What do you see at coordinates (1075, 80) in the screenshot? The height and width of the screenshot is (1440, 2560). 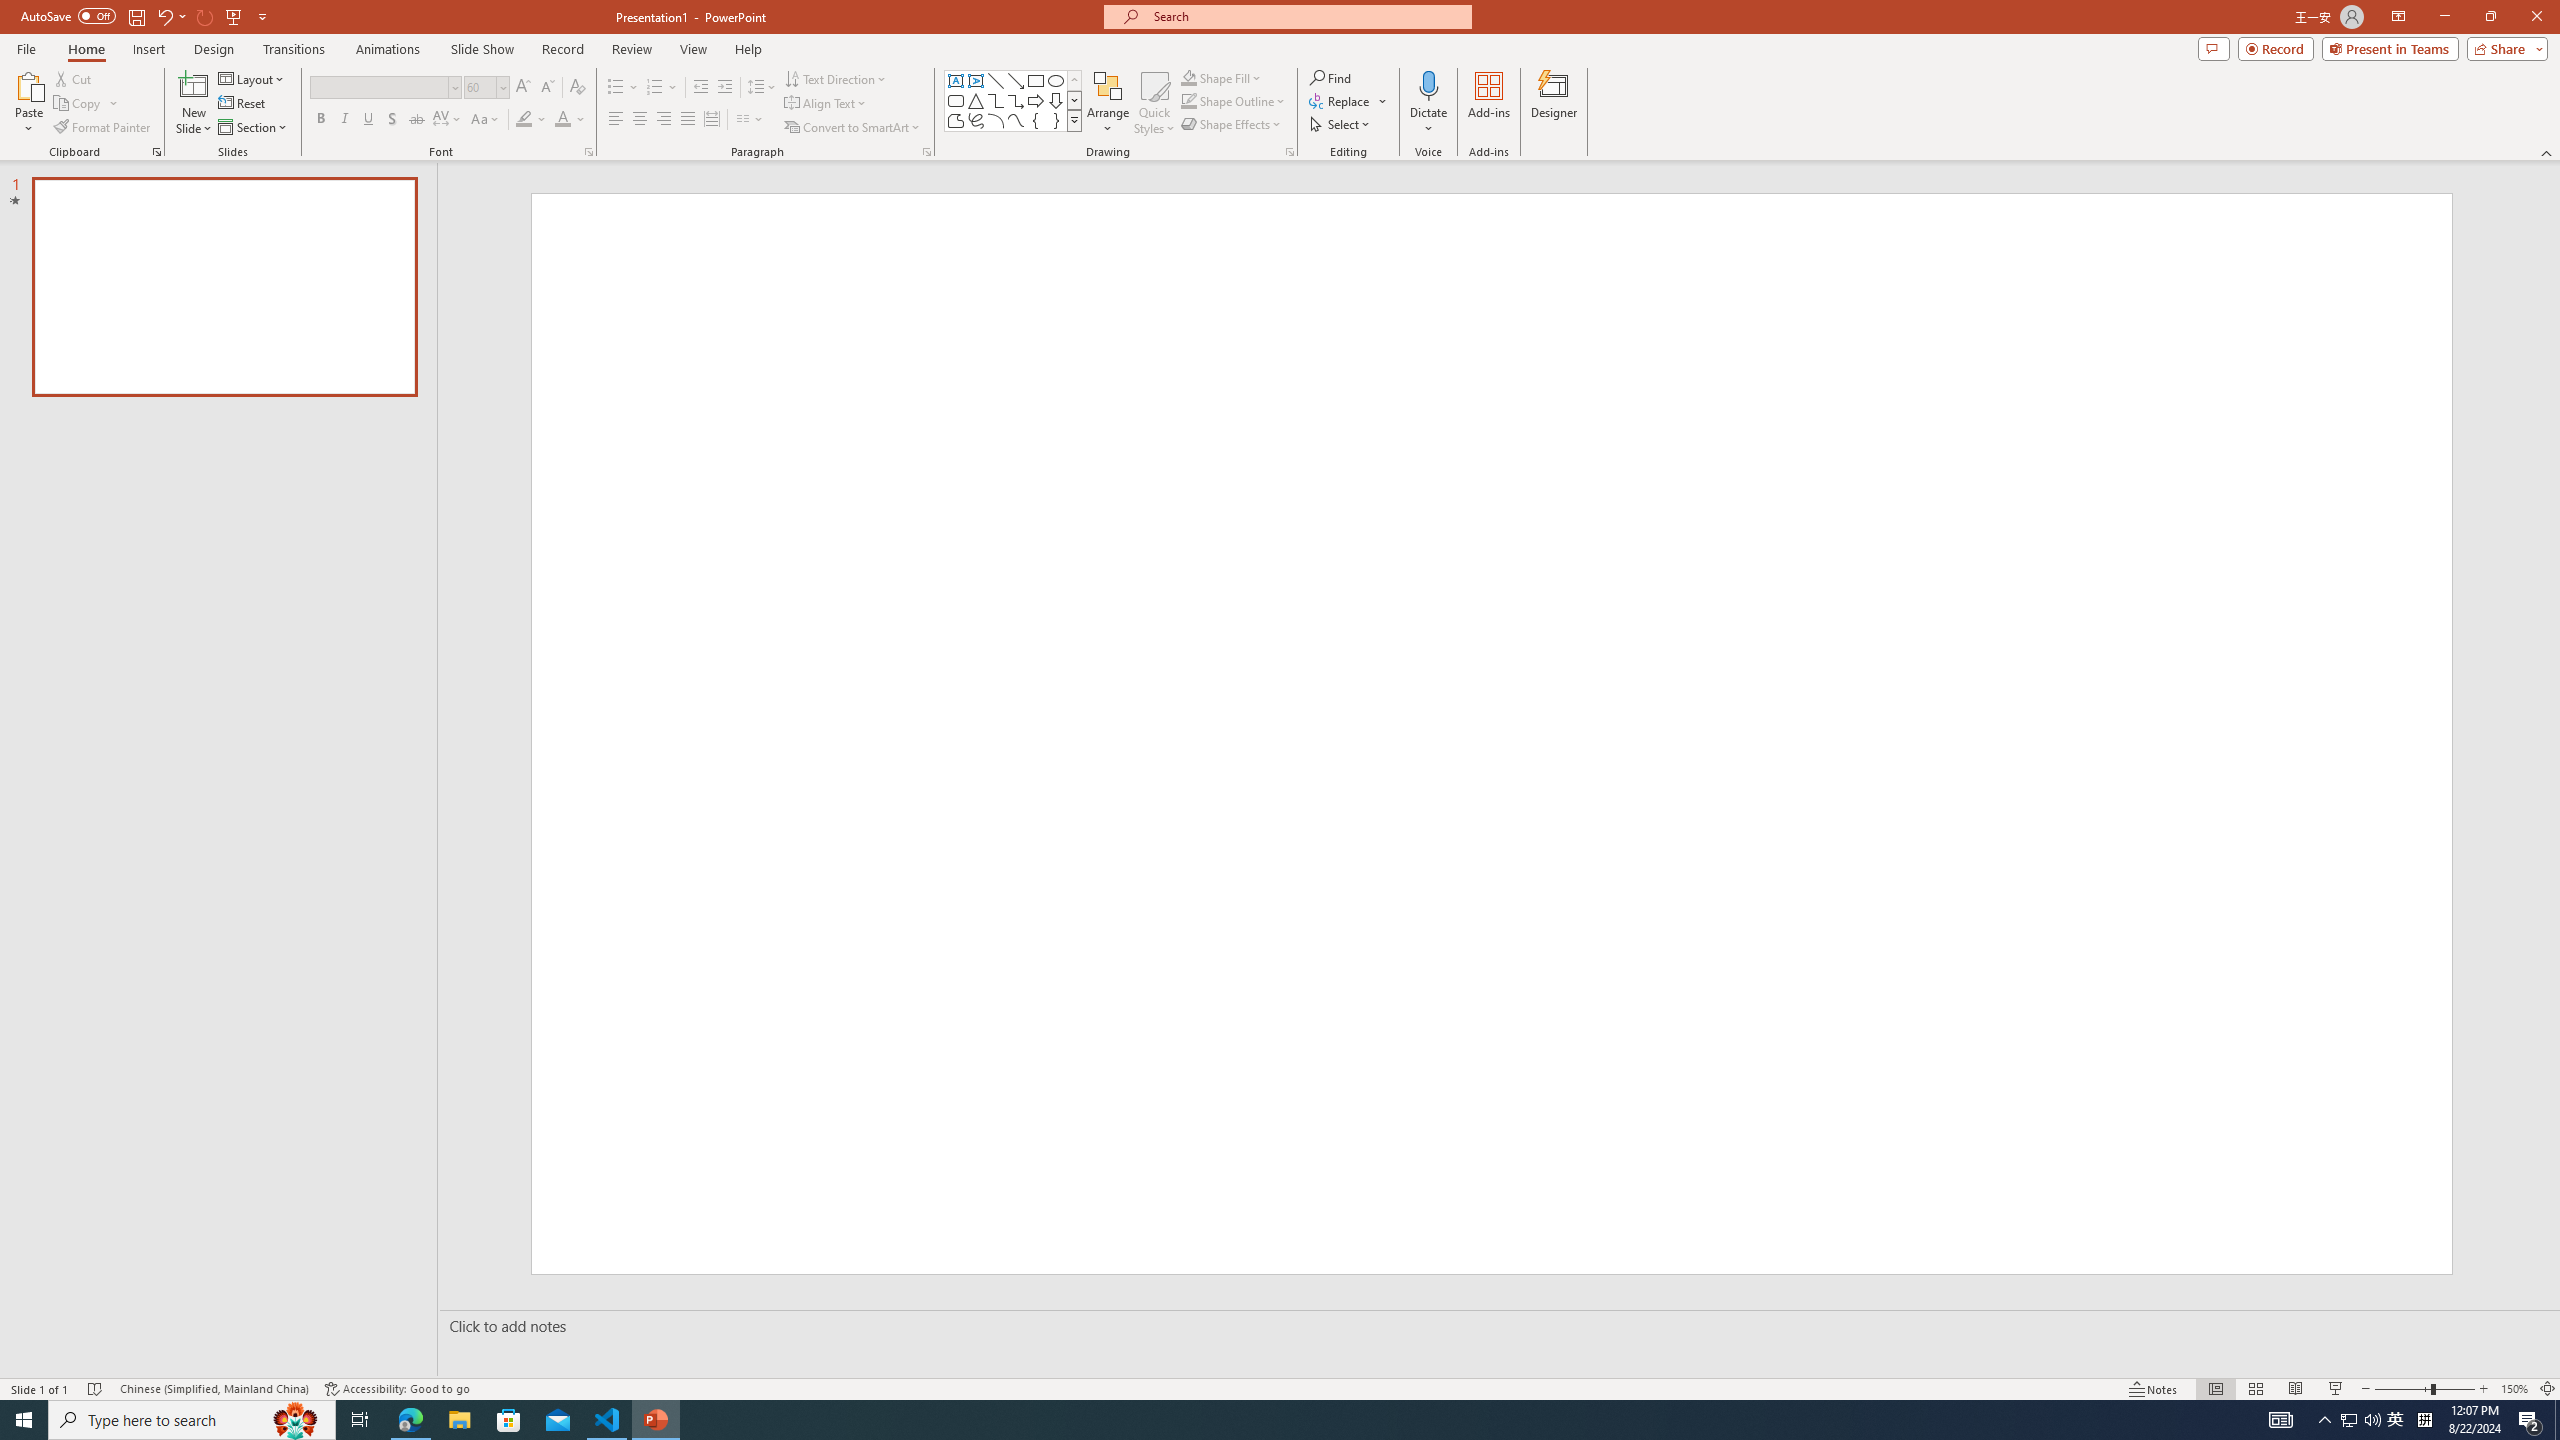 I see `'Row up'` at bounding box center [1075, 80].